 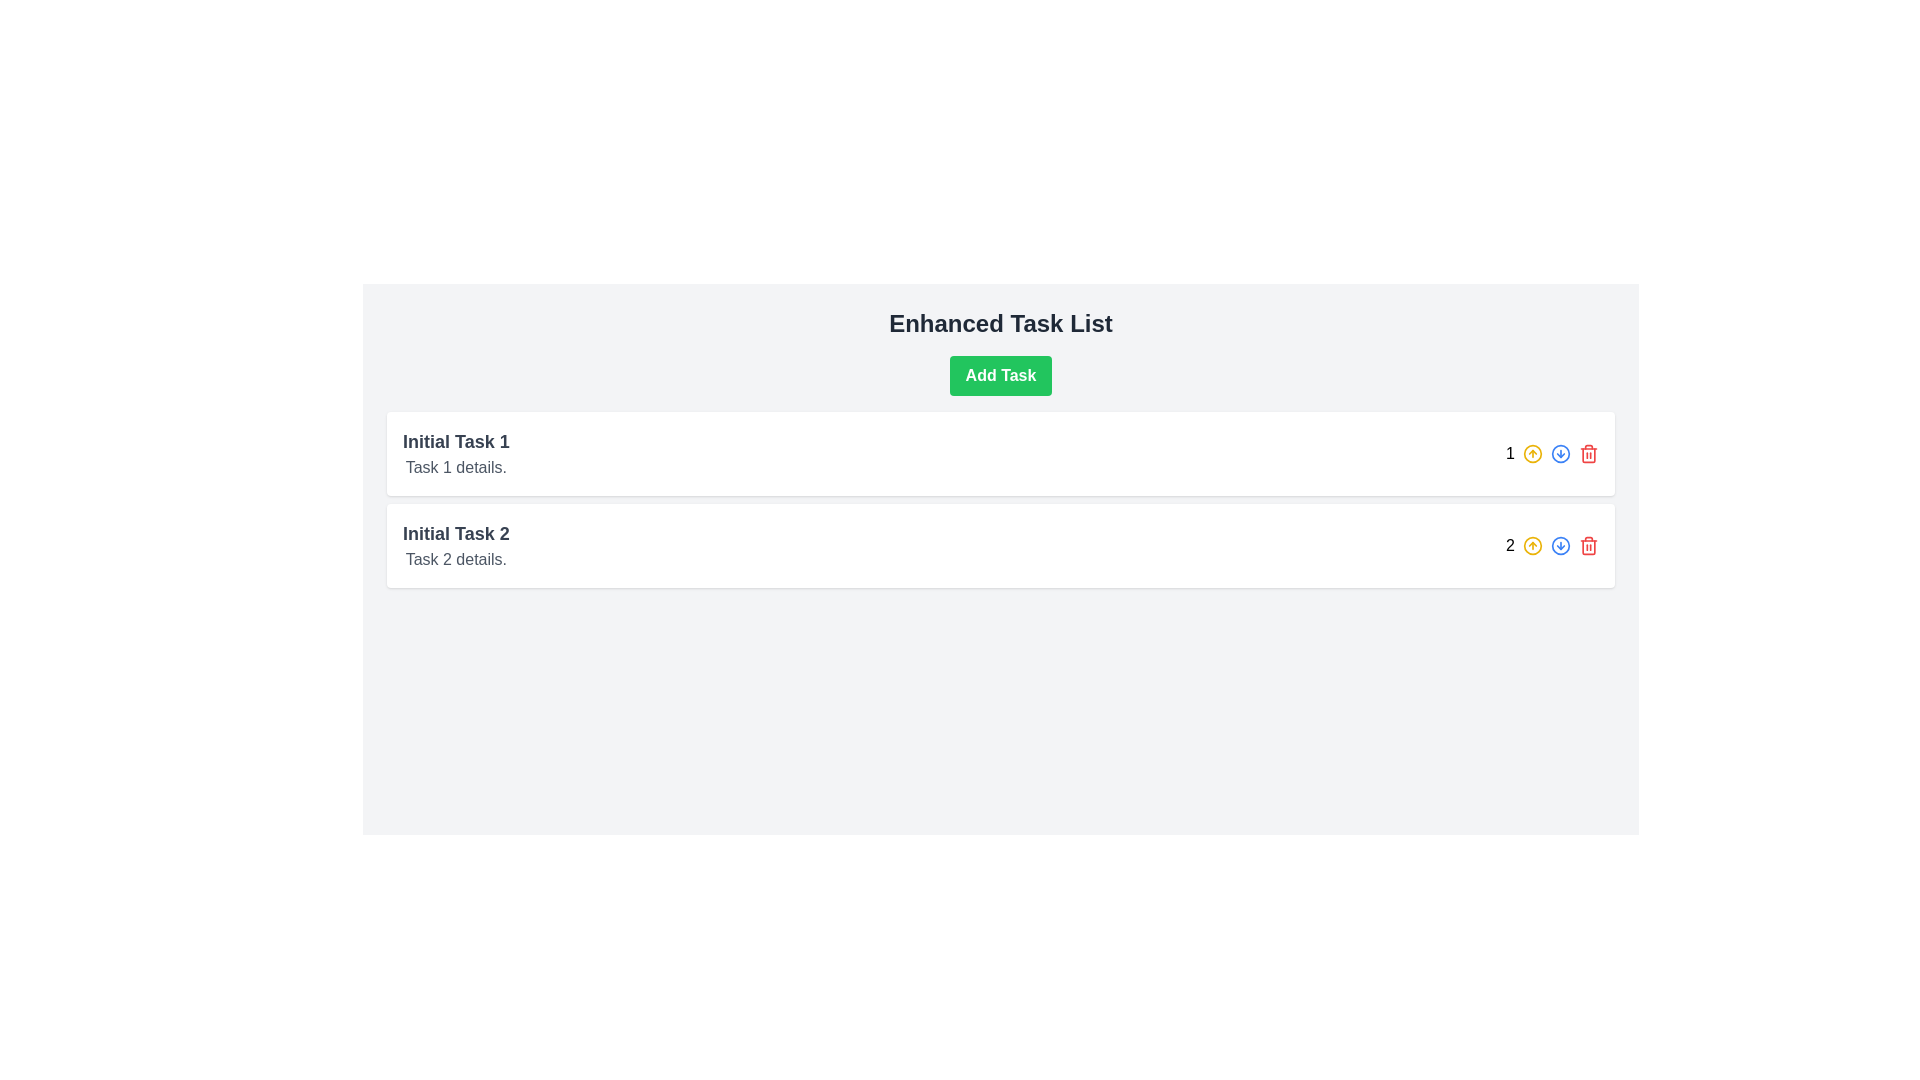 What do you see at coordinates (455, 559) in the screenshot?
I see `the text element displaying 'Task 2 details.' which is styled with a gray font and located immediately below 'Initial Task 2.'` at bounding box center [455, 559].